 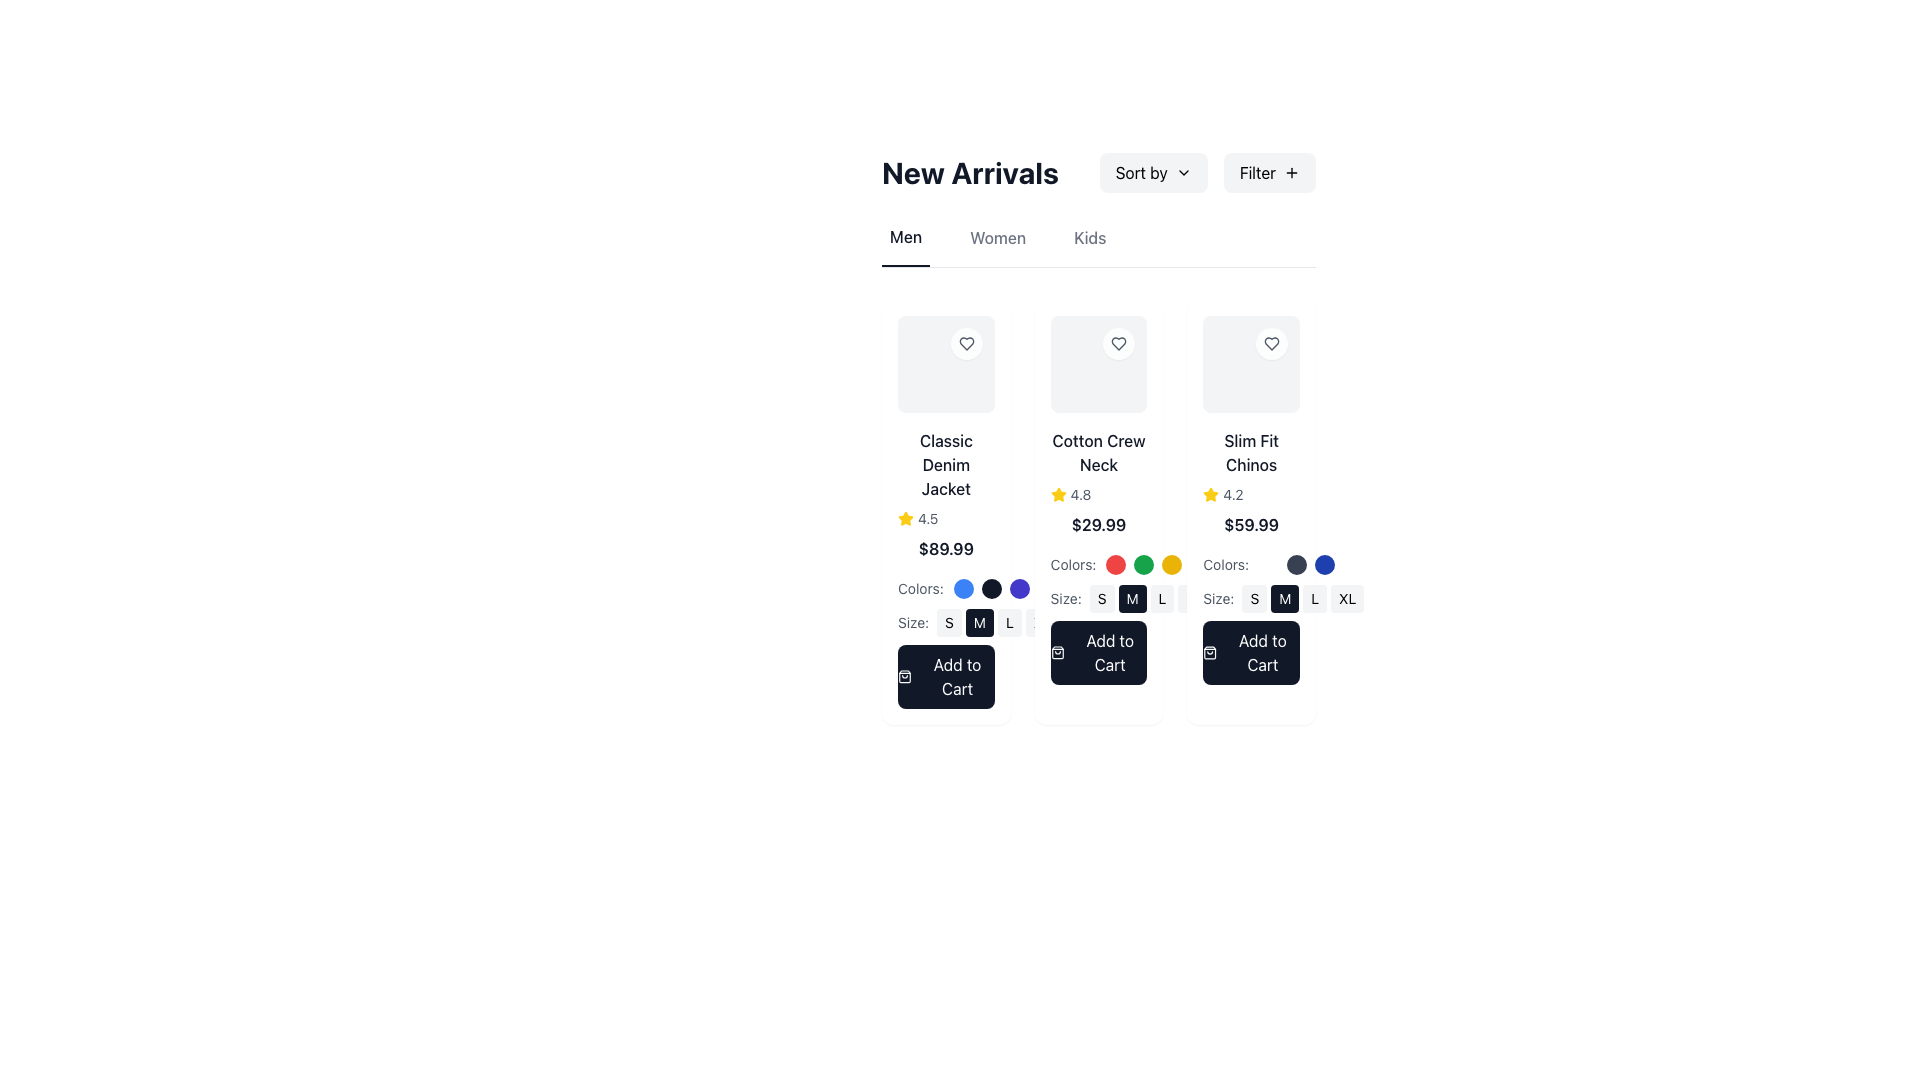 What do you see at coordinates (1056, 652) in the screenshot?
I see `the shopping bag icon within the 'Add to Cart' button located in the second product's options` at bounding box center [1056, 652].